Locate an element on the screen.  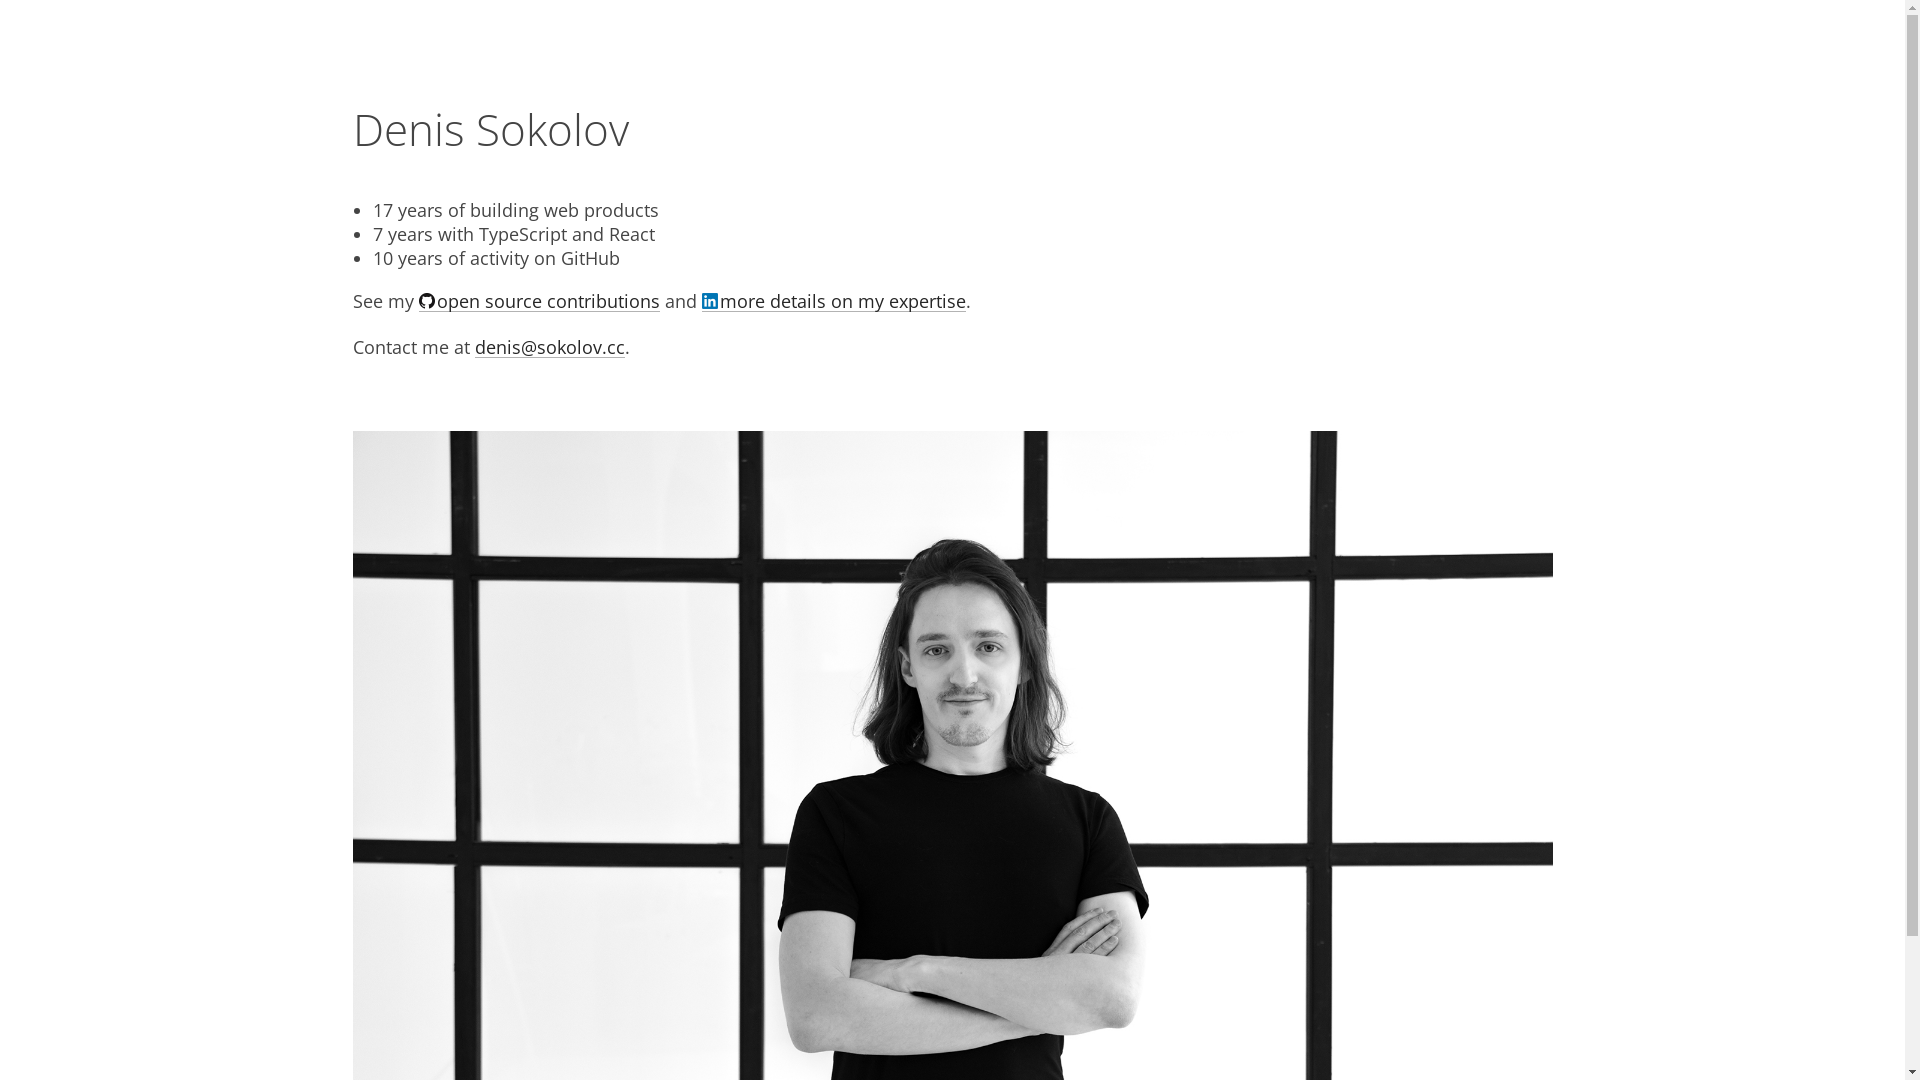
'more details on my expertise' is located at coordinates (834, 305).